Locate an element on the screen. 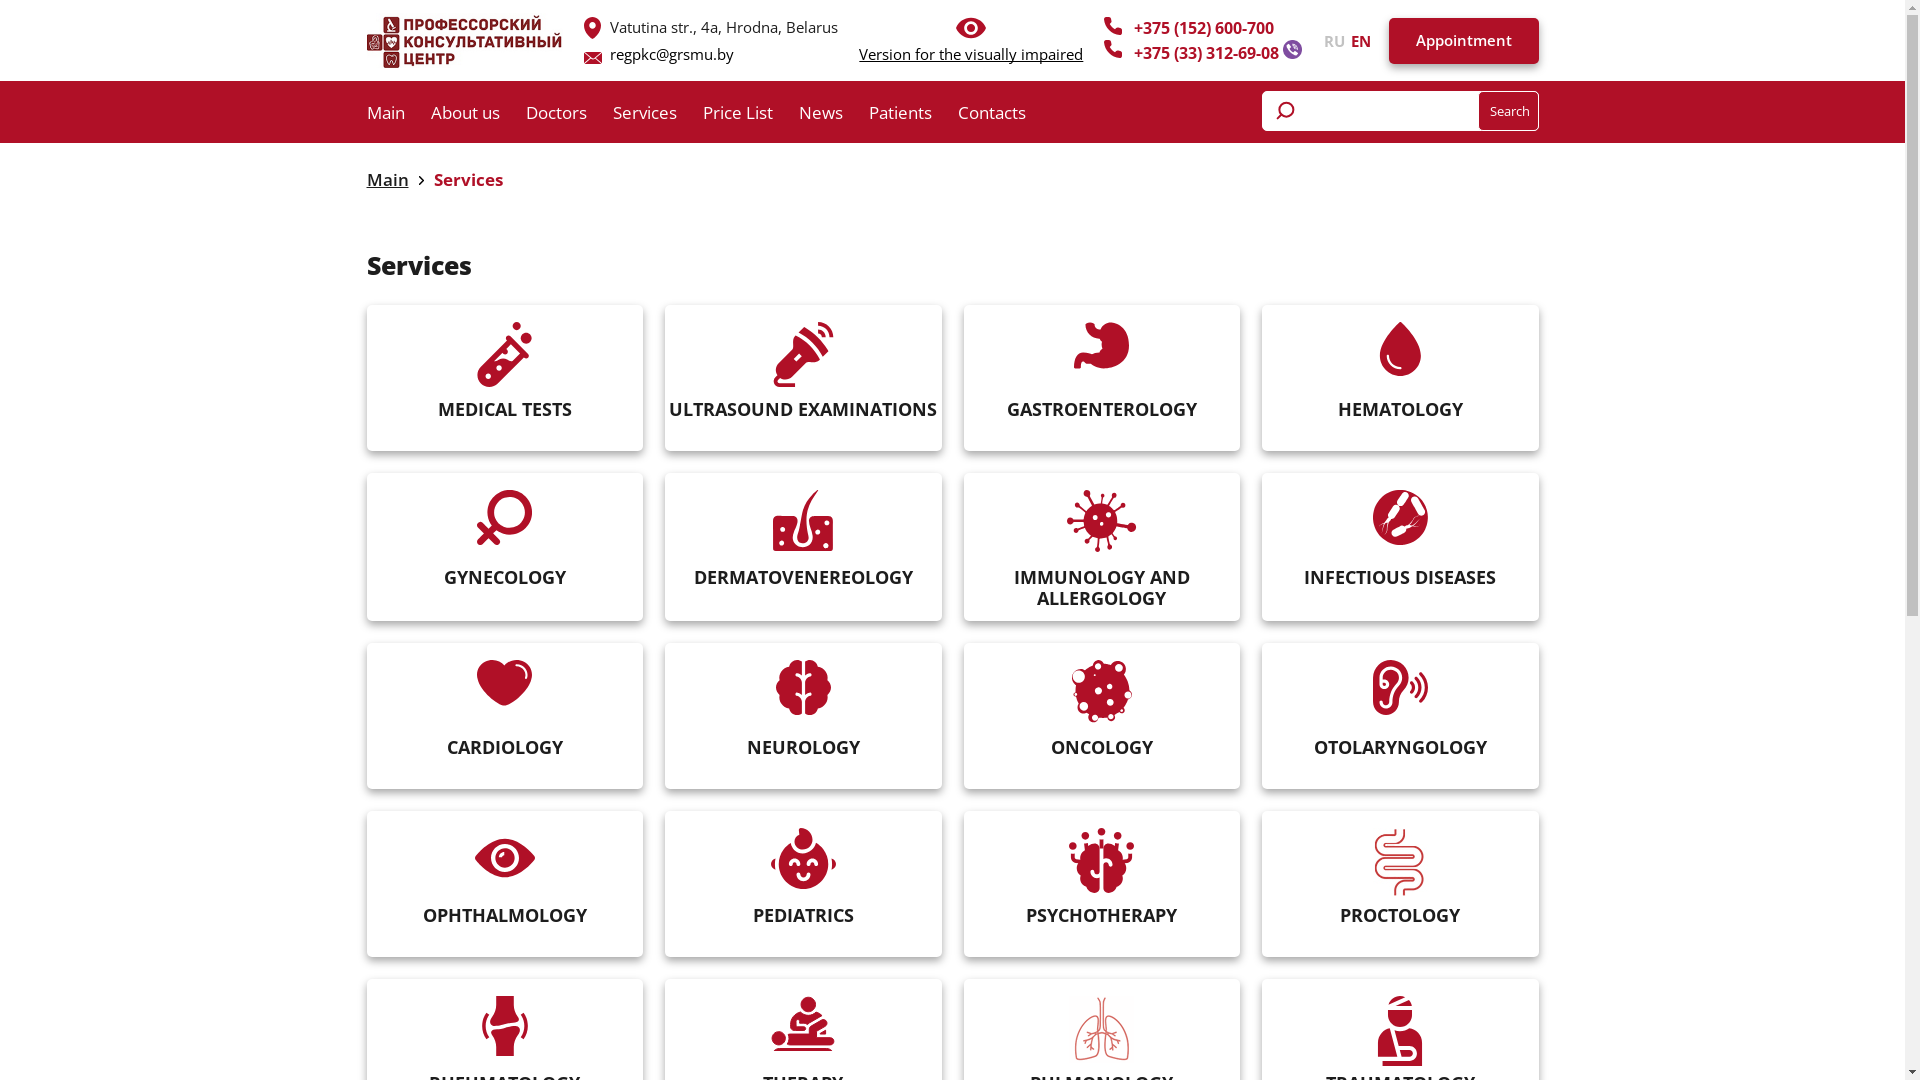  'Gynecology' is located at coordinates (504, 516).